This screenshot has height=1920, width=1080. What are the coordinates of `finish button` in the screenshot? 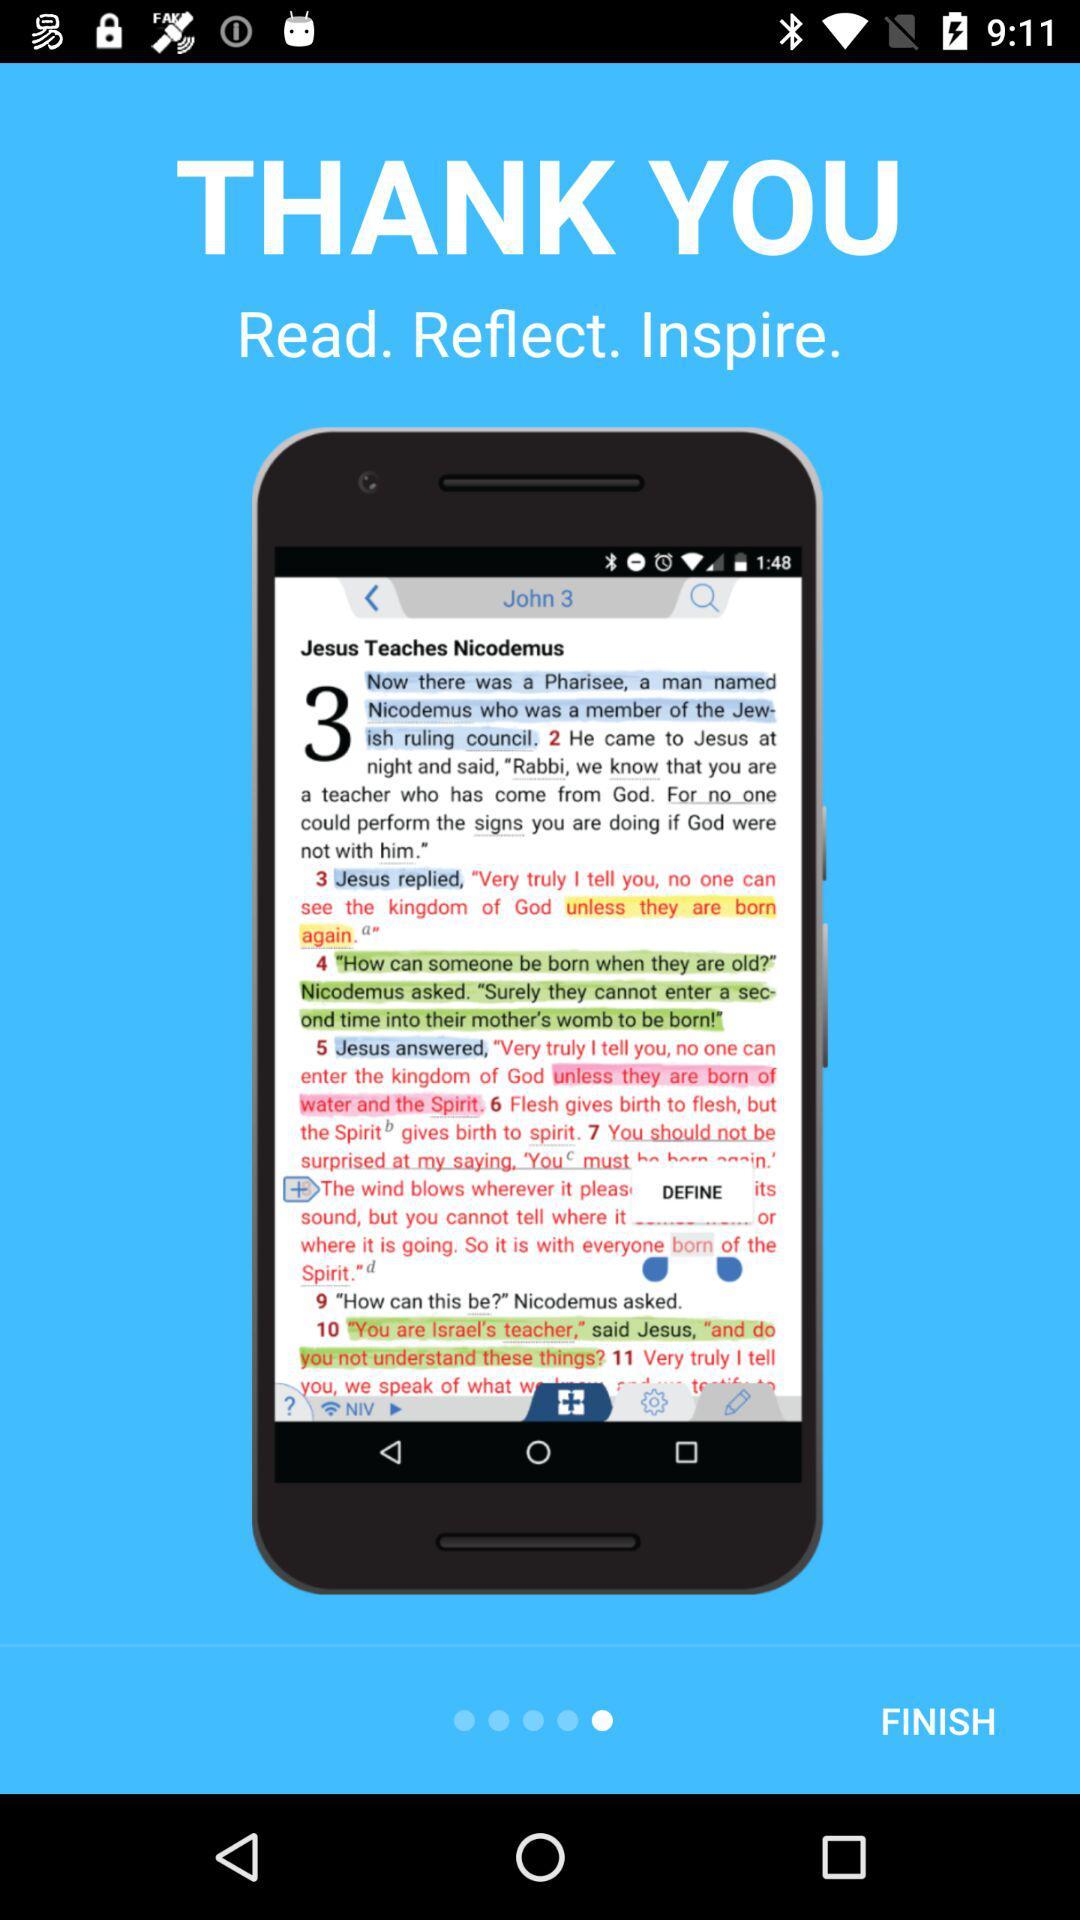 It's located at (938, 1719).